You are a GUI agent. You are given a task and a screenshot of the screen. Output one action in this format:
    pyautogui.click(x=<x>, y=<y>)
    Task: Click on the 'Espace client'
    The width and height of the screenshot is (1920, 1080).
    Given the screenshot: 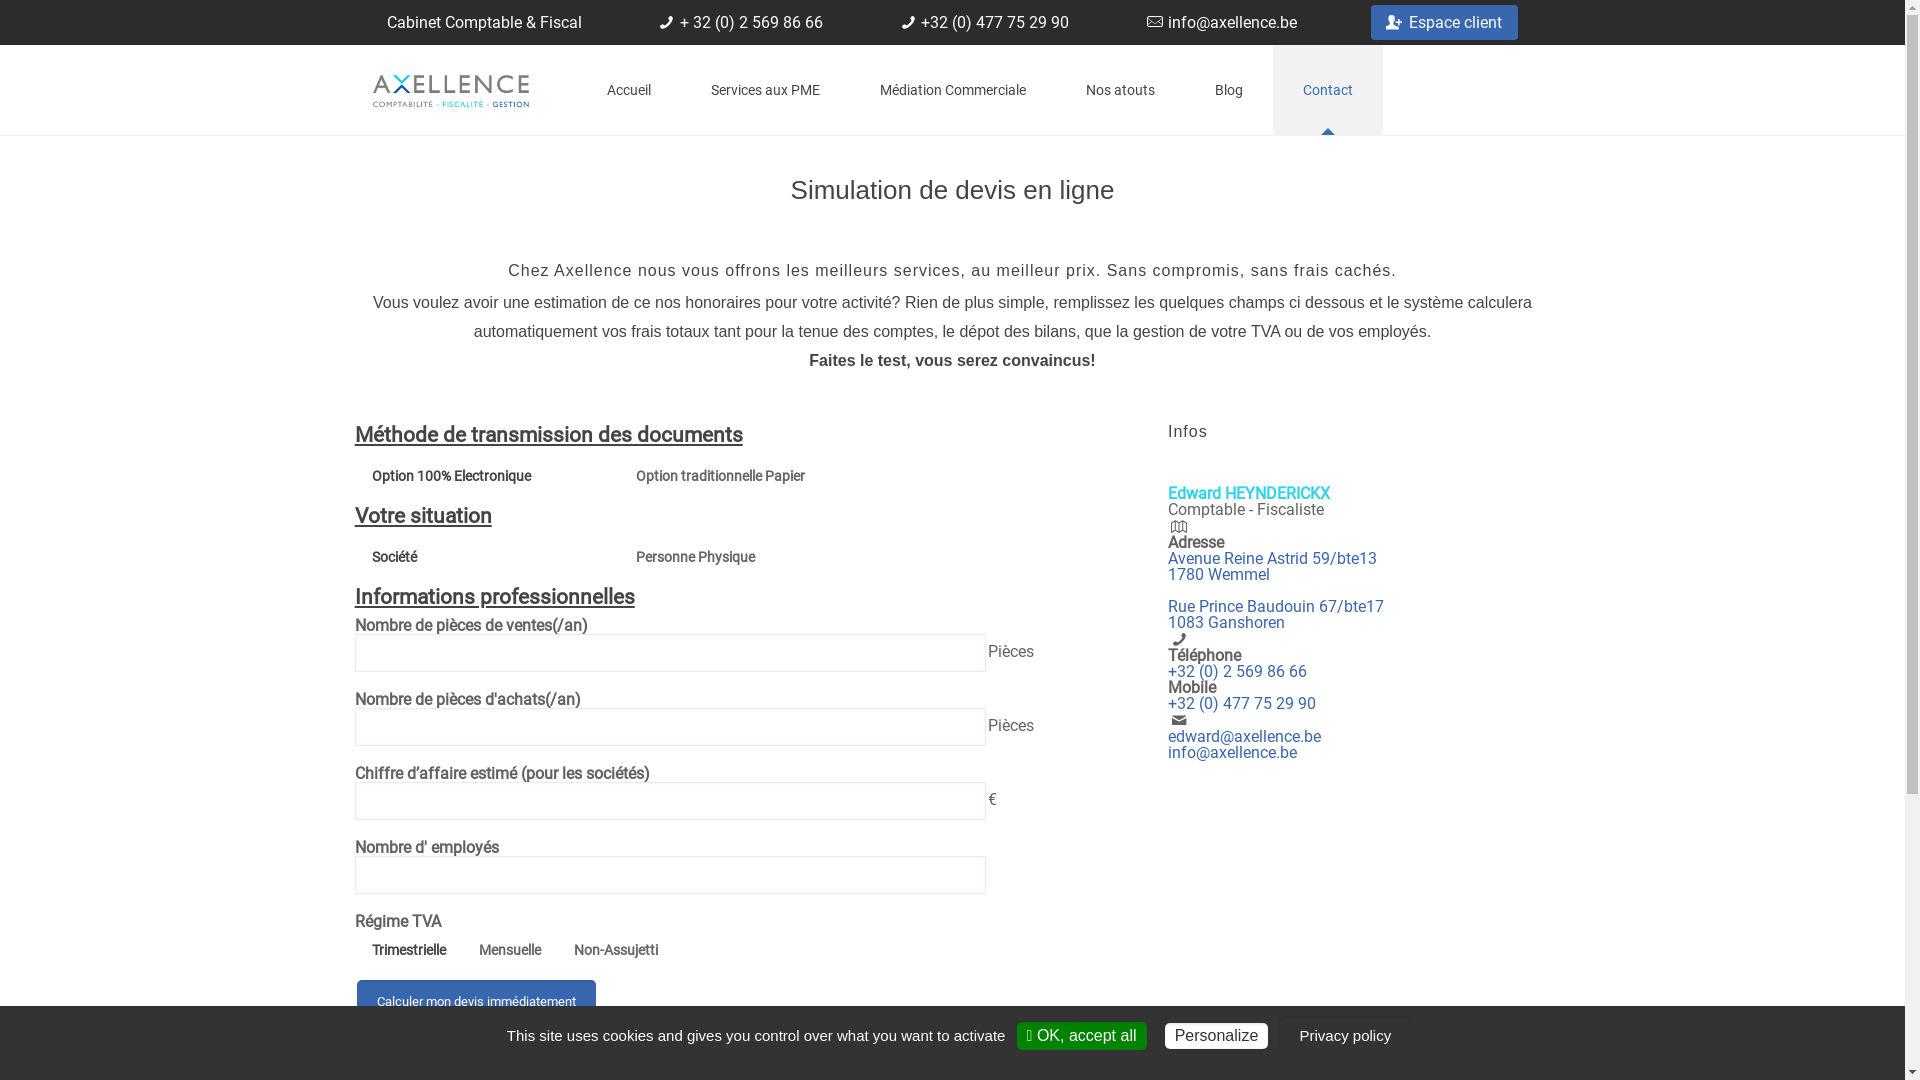 What is the action you would take?
    pyautogui.click(x=1455, y=22)
    